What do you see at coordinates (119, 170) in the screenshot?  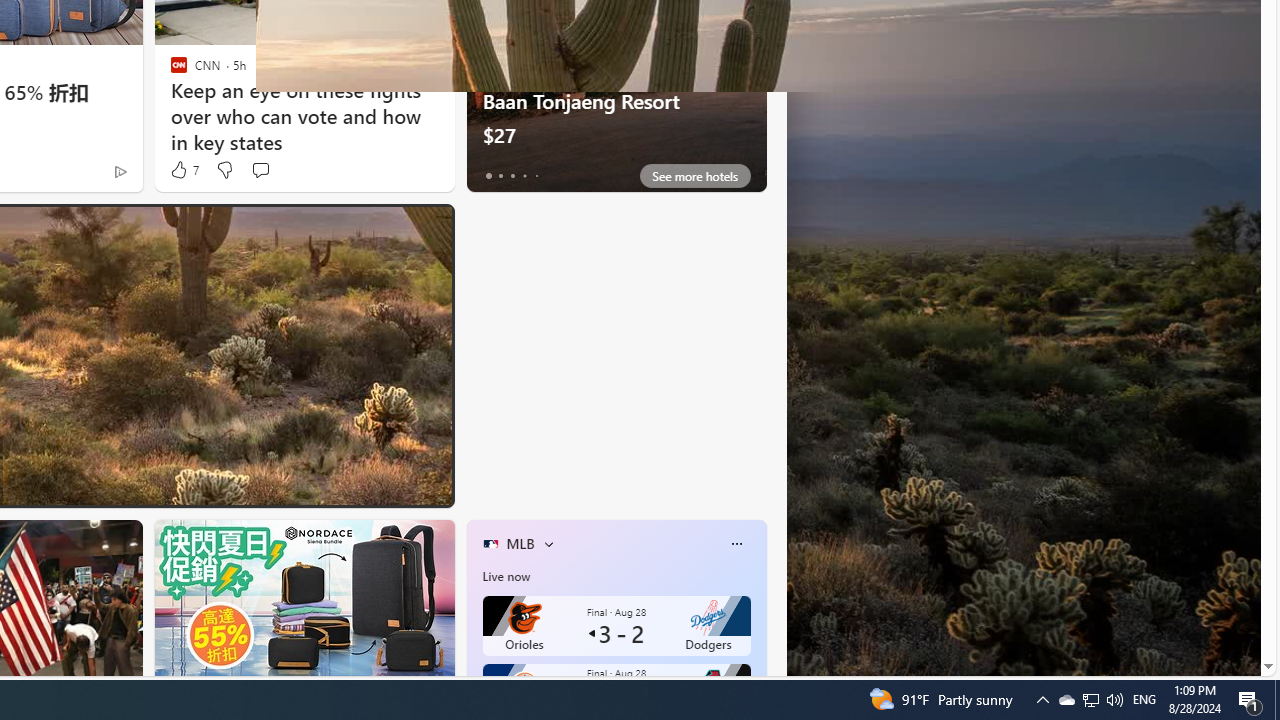 I see `'Ad Choice'` at bounding box center [119, 170].